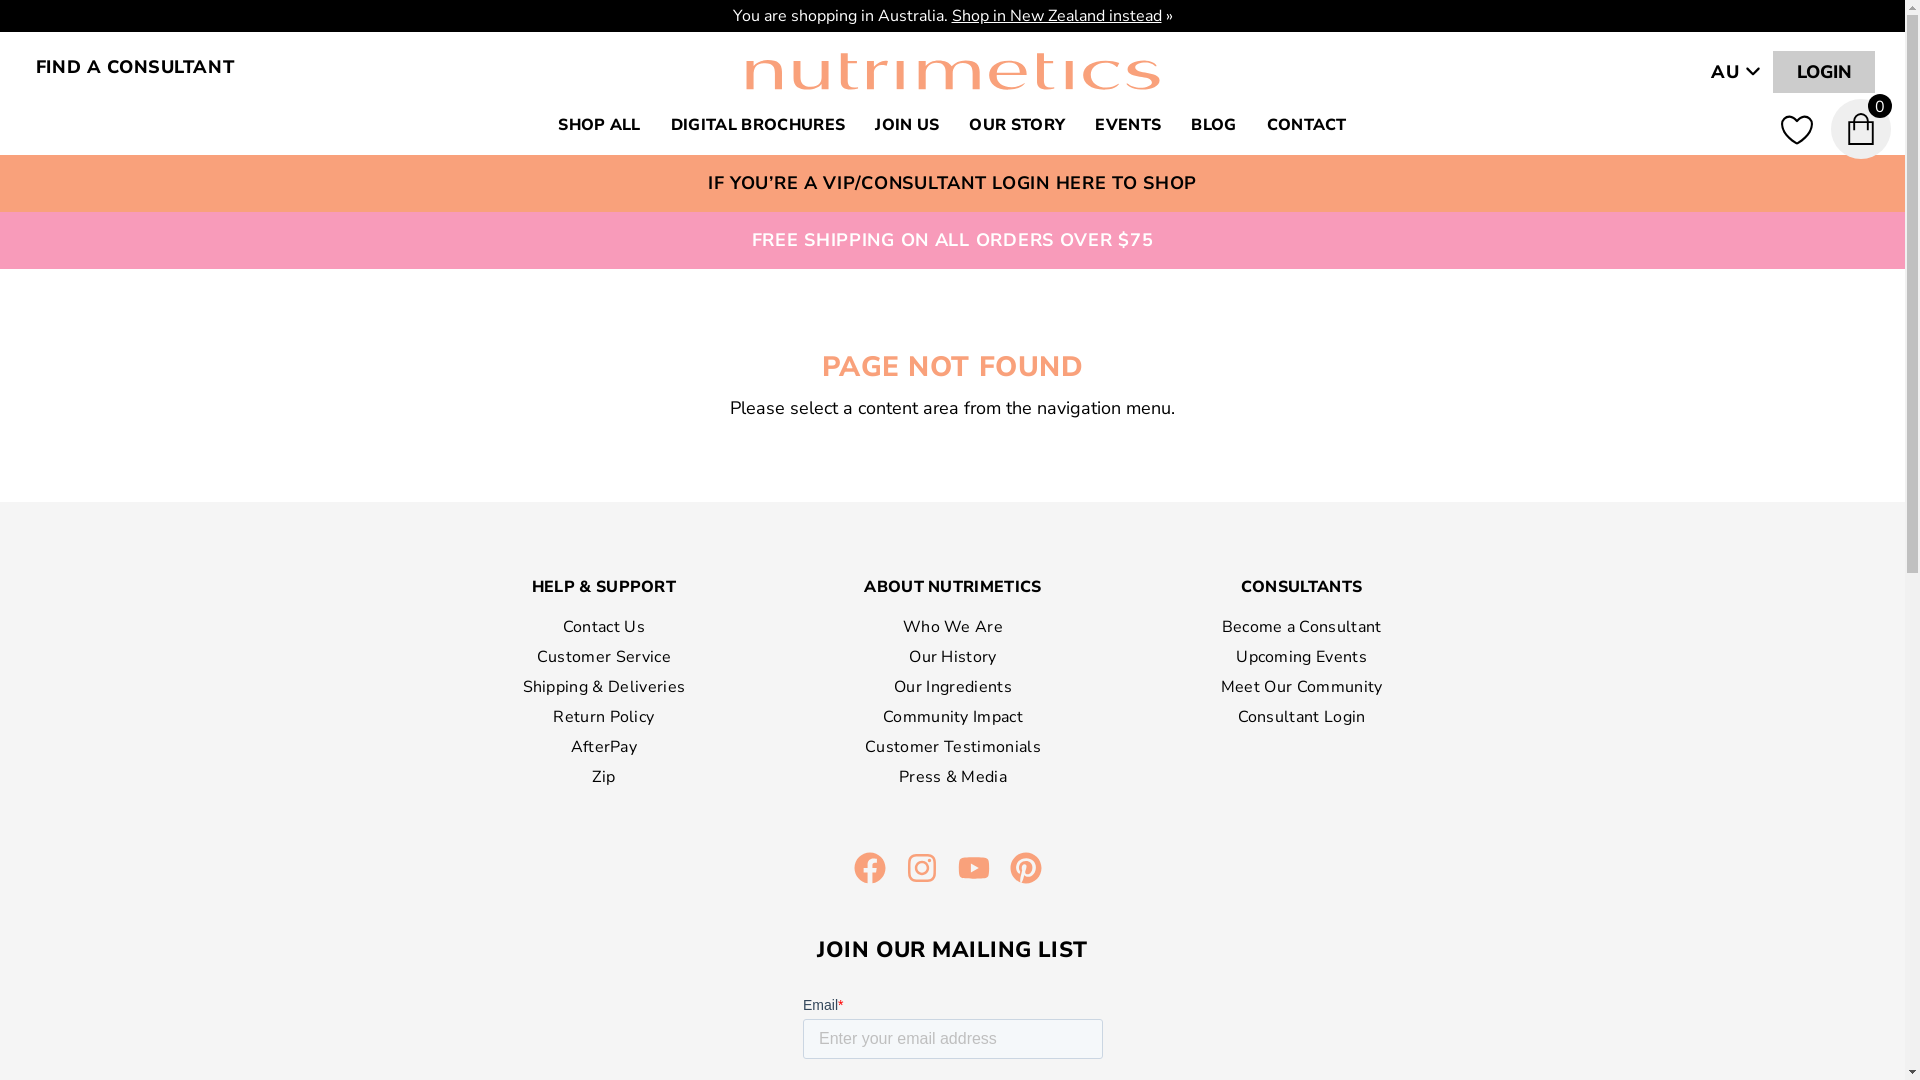 Image resolution: width=1920 pixels, height=1080 pixels. Describe the element at coordinates (951, 747) in the screenshot. I see `'Customer Testimonials'` at that location.